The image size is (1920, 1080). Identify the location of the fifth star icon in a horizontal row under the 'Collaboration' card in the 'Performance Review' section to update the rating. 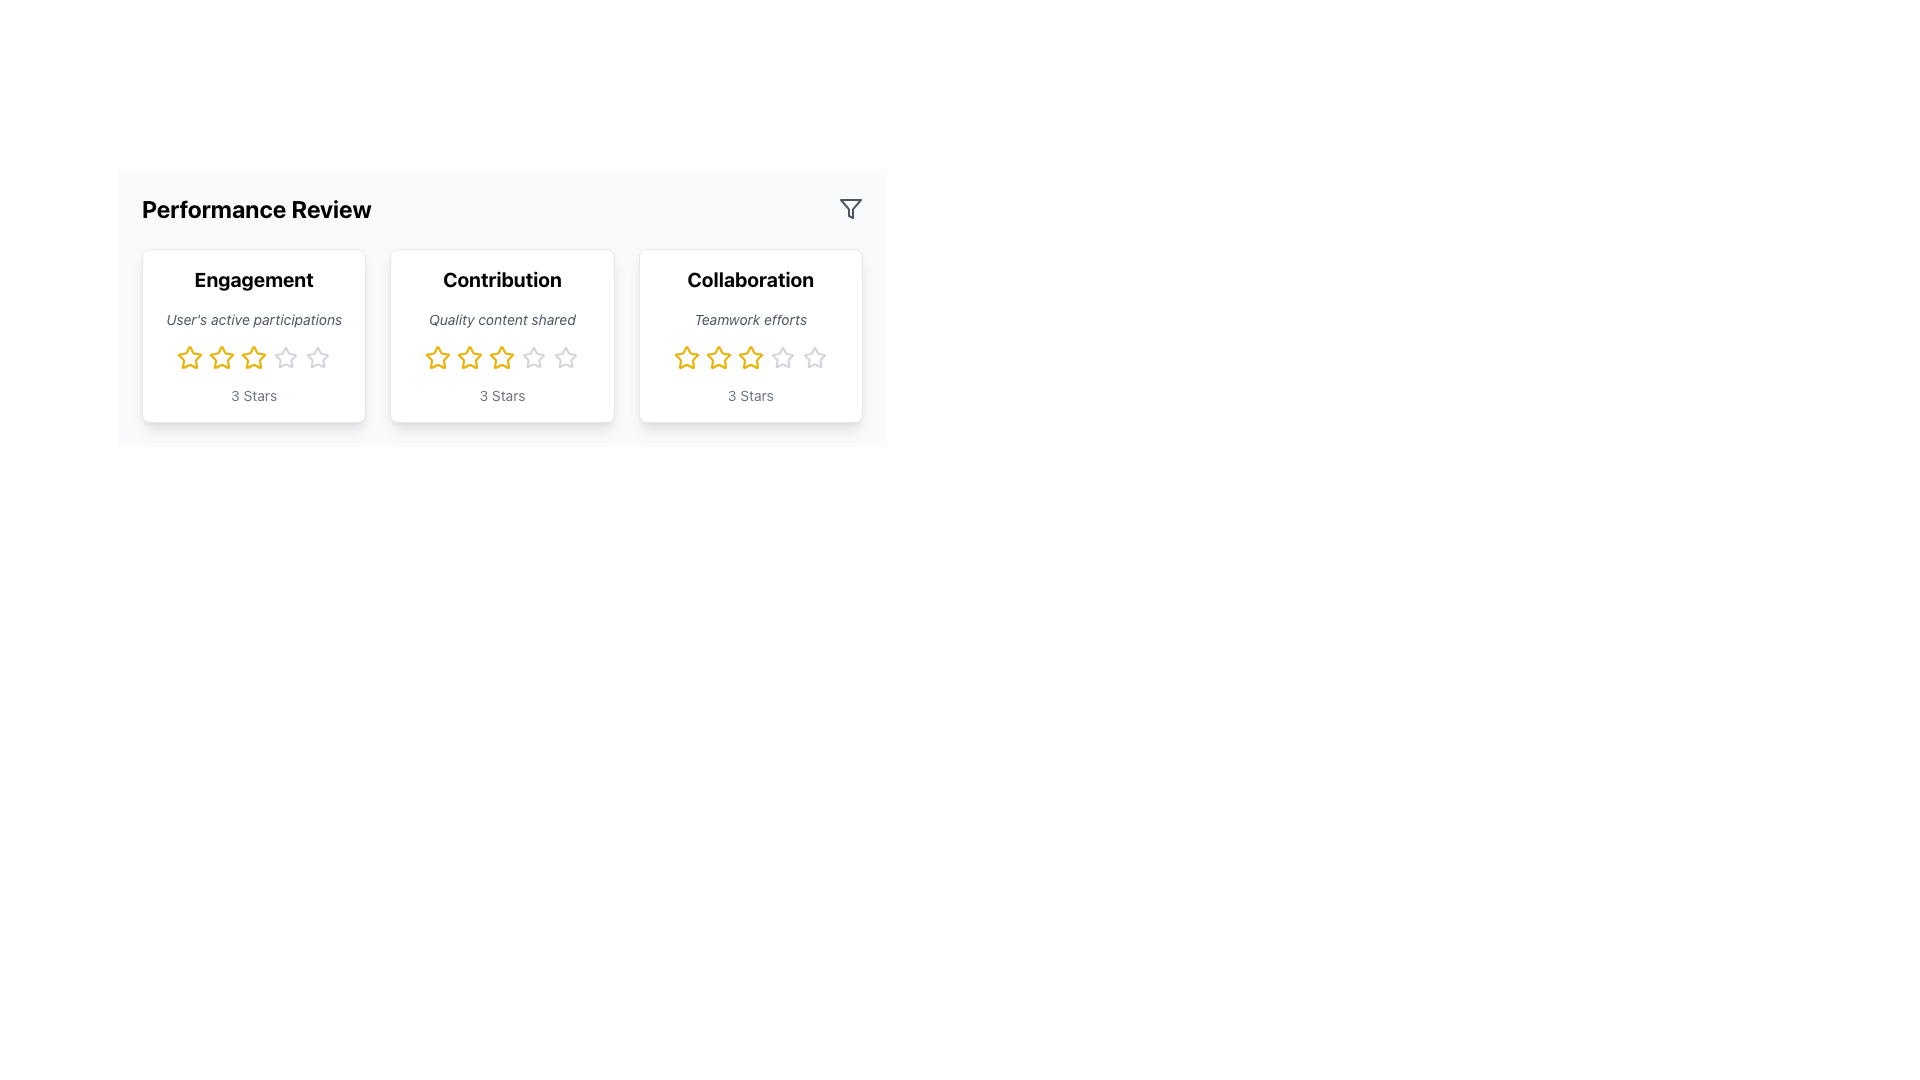
(814, 357).